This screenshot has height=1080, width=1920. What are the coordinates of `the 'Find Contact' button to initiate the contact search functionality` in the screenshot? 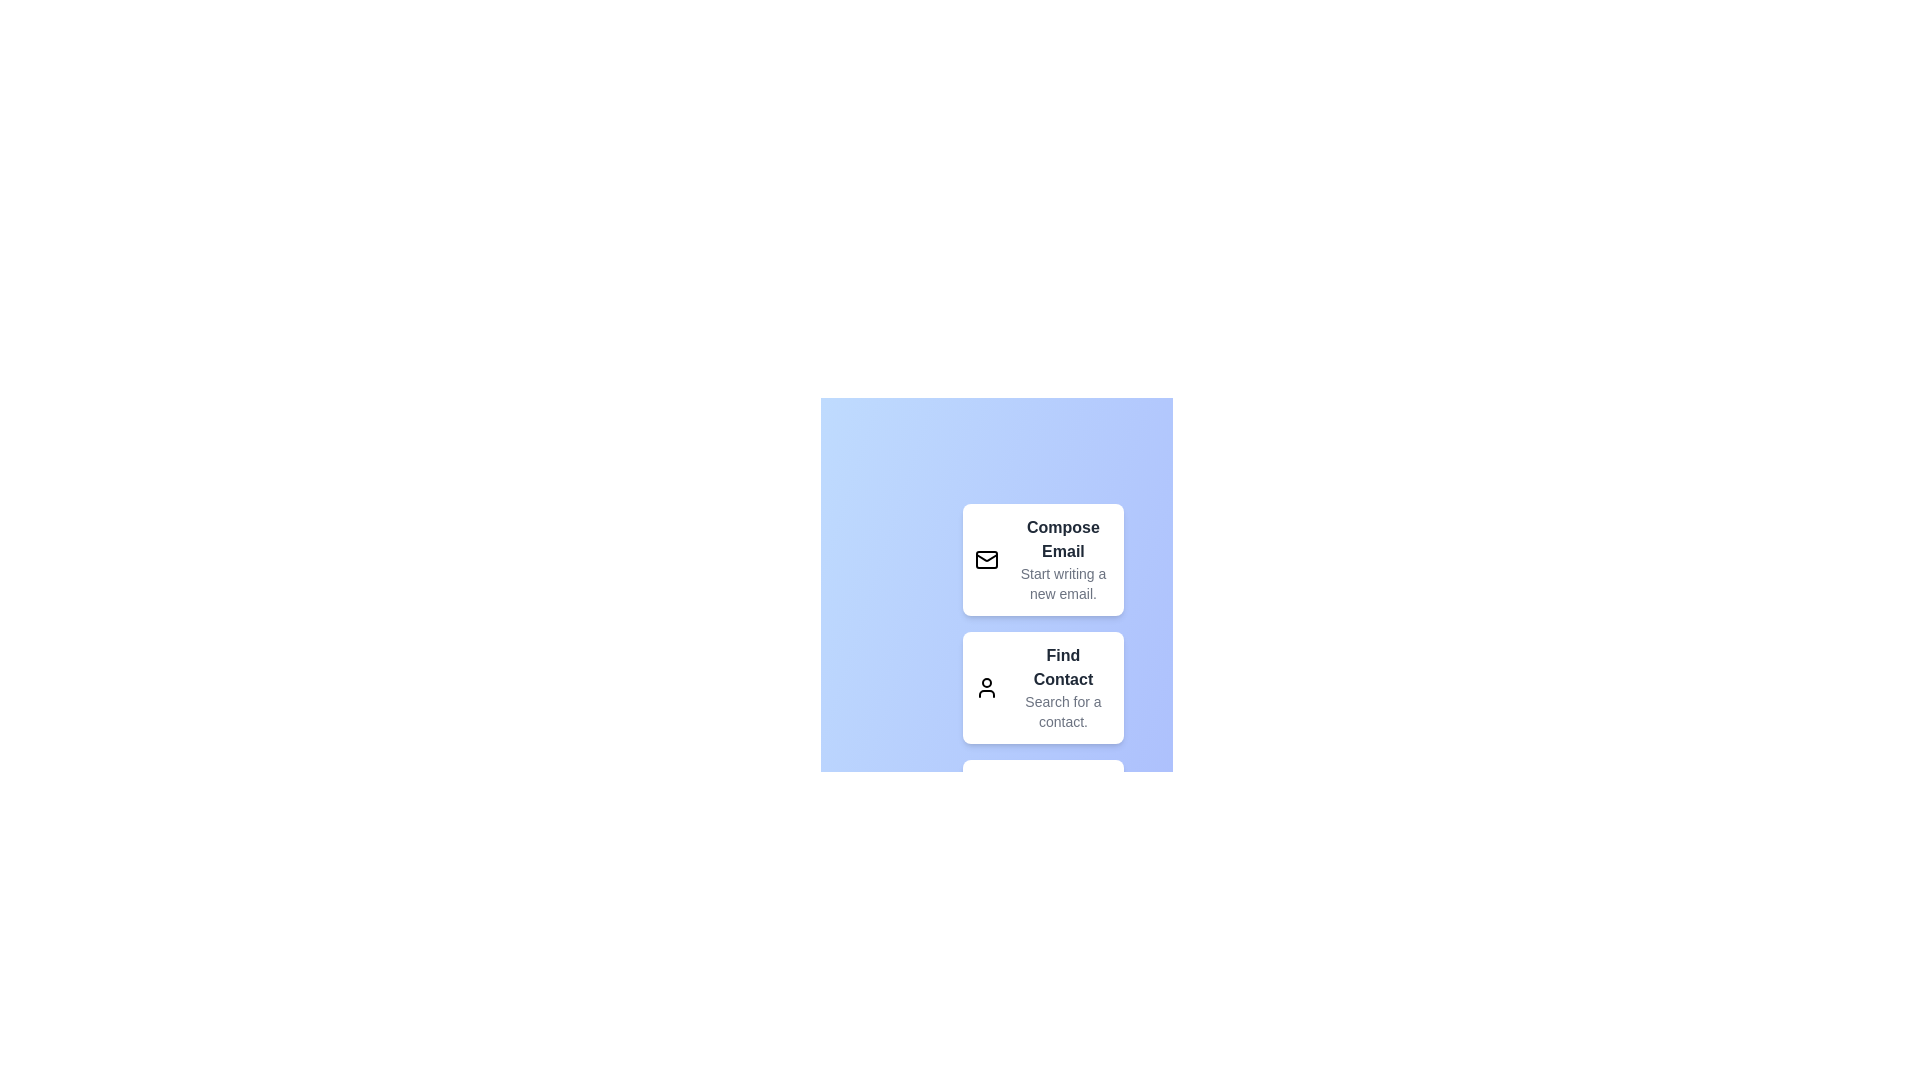 It's located at (1041, 686).